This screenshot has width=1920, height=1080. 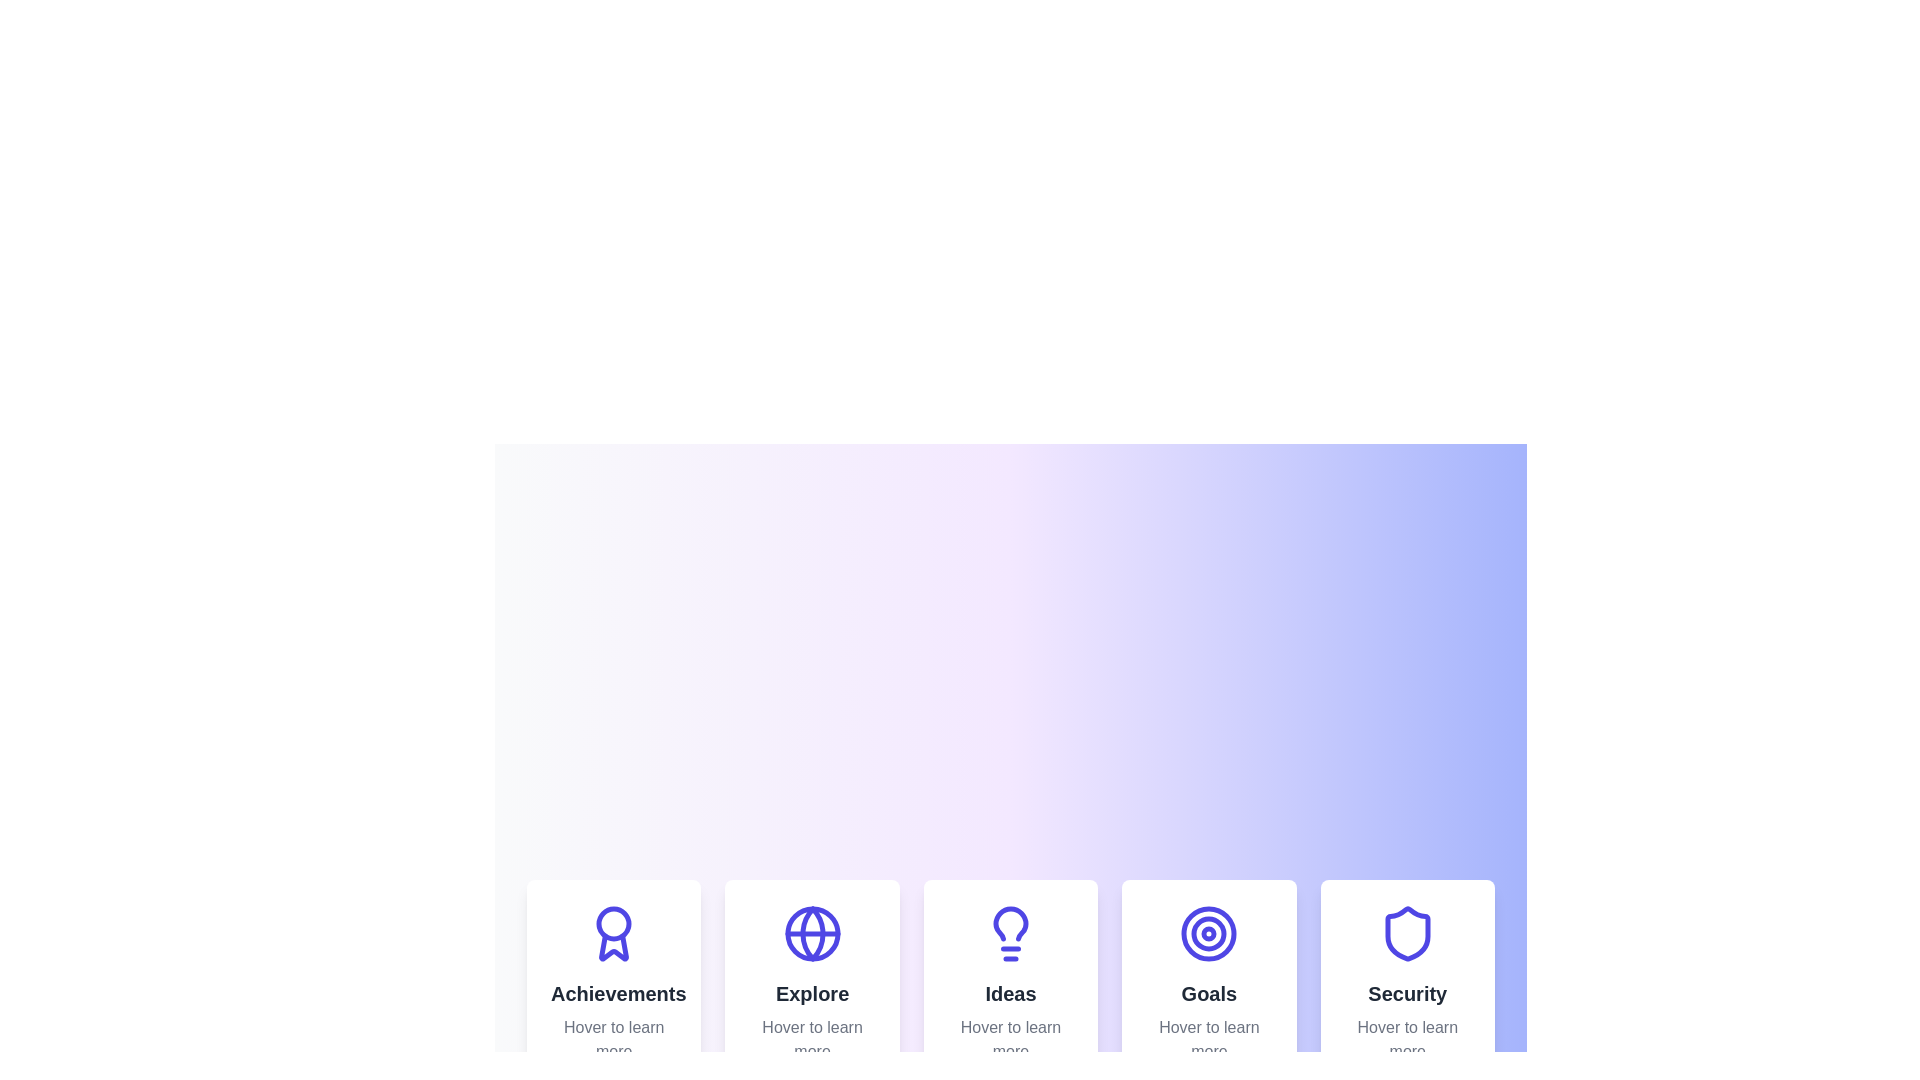 What do you see at coordinates (812, 933) in the screenshot?
I see `the globe icon, which is a circular graphic with overlapping lines in indigo color, located in the second card above the text 'Explore'` at bounding box center [812, 933].